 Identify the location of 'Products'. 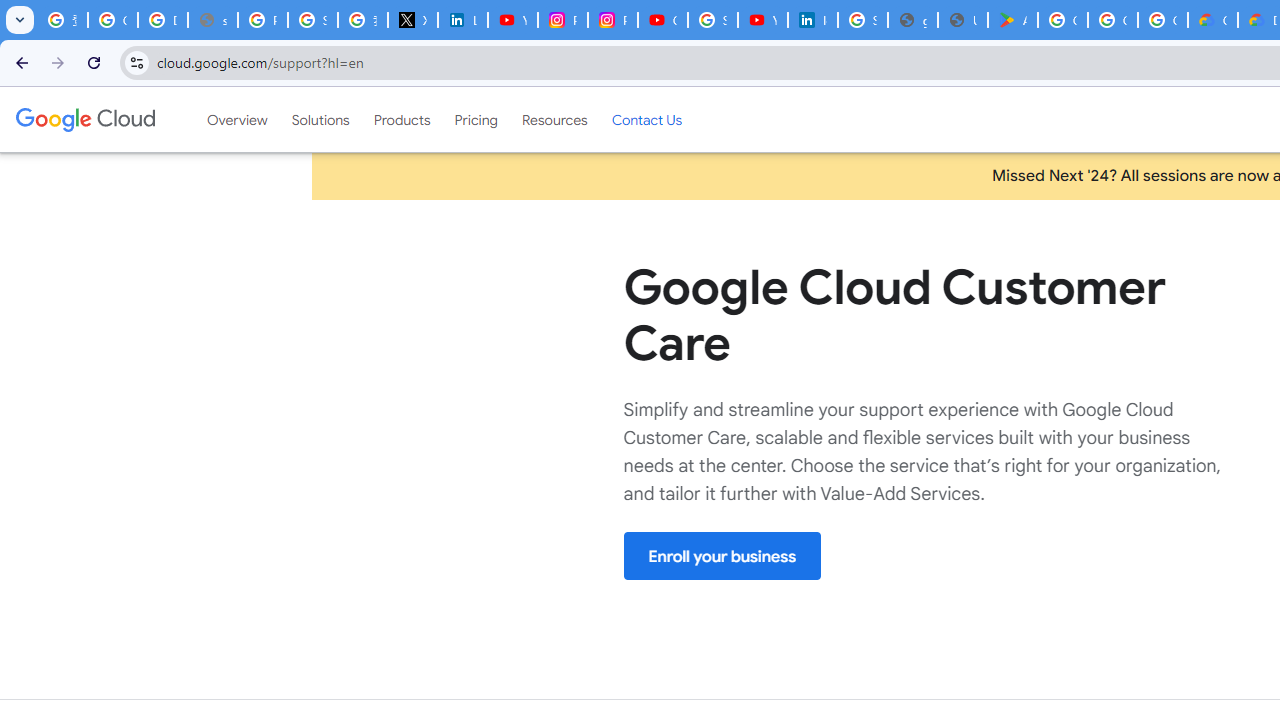
(400, 119).